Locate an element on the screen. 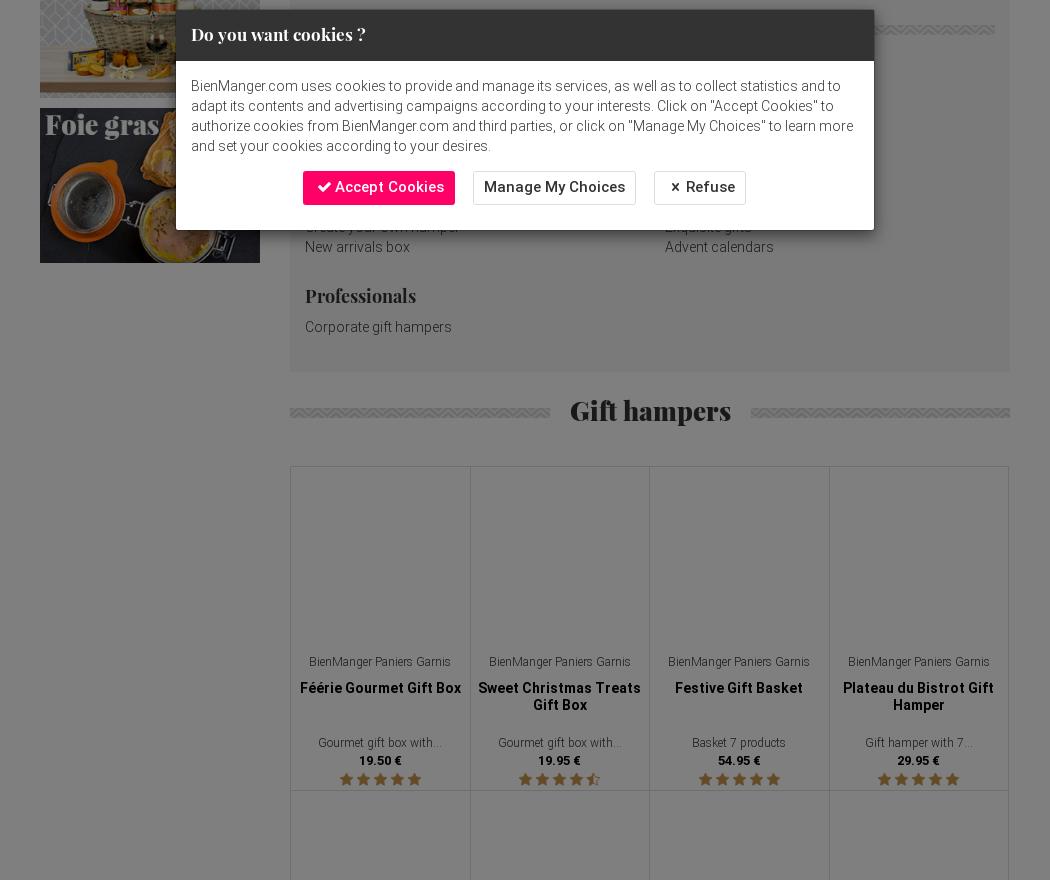  'New arrivals box' is located at coordinates (305, 246).